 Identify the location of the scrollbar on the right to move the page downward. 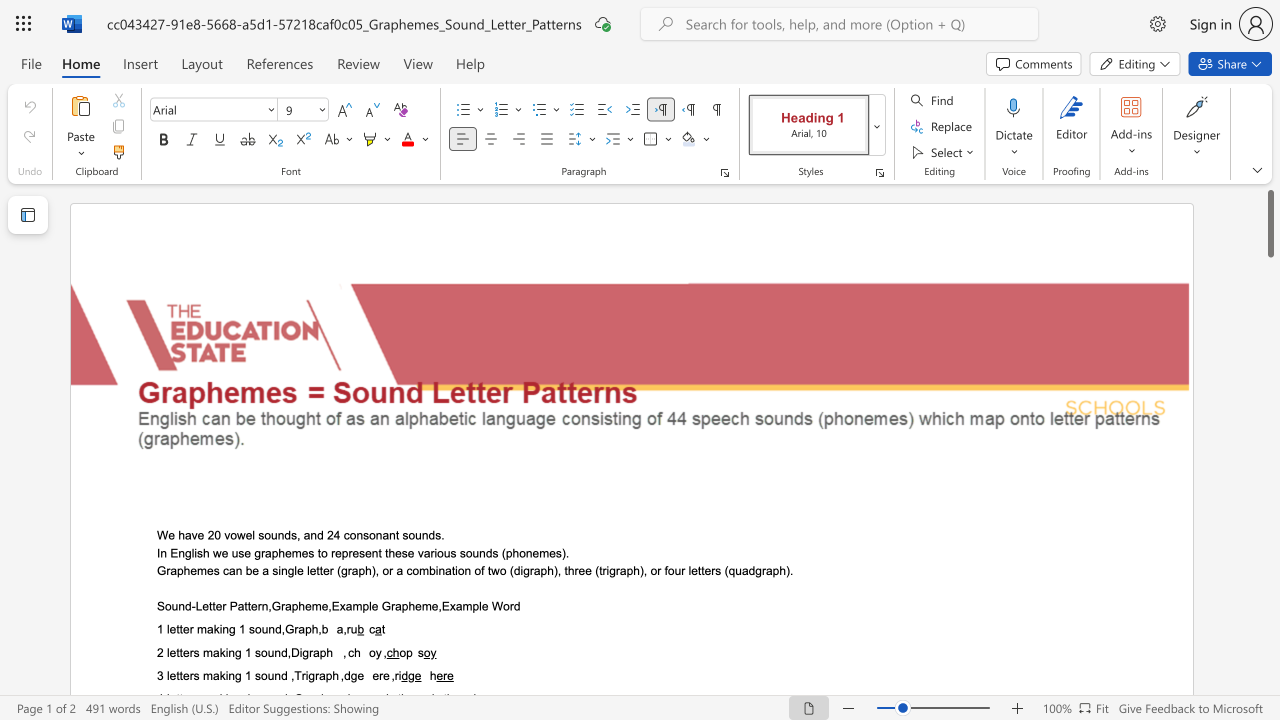
(1269, 310).